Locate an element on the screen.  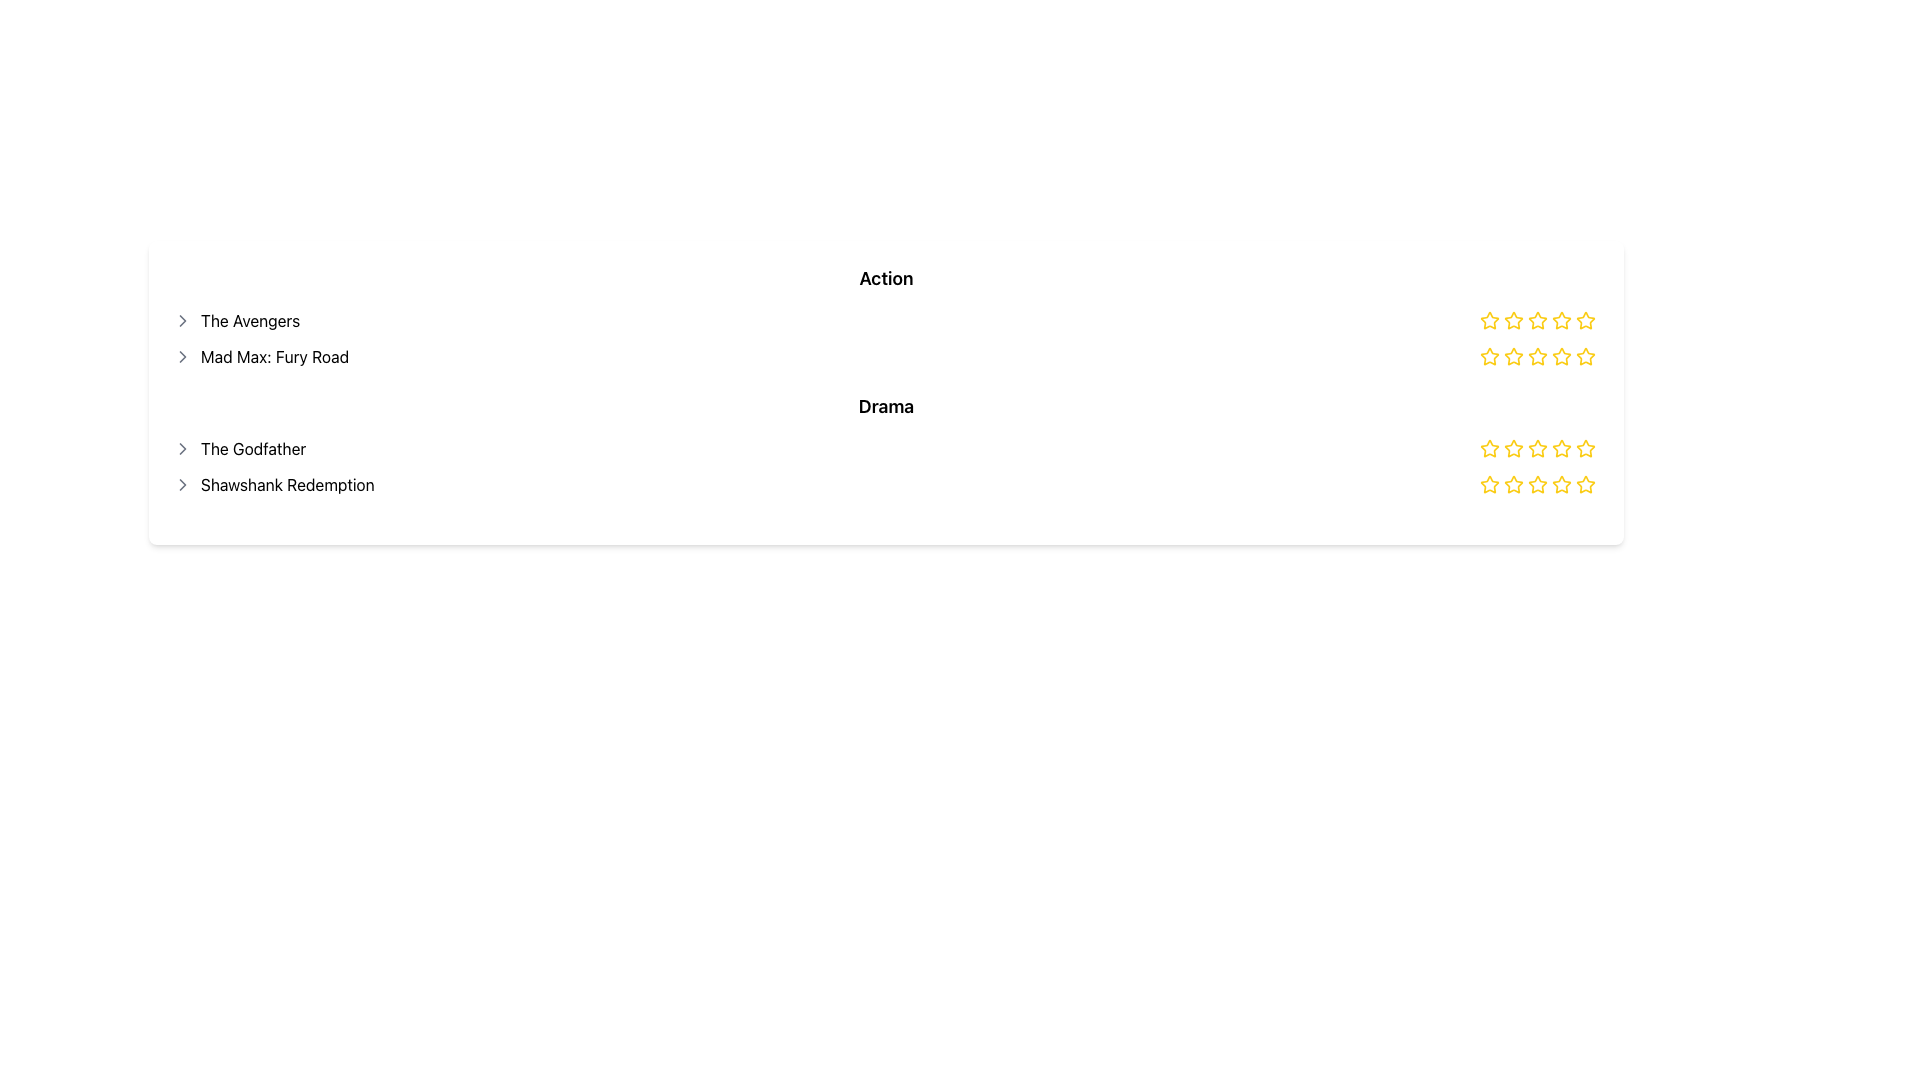
the fifth star in the rating system located in the rightmost column is located at coordinates (1584, 319).